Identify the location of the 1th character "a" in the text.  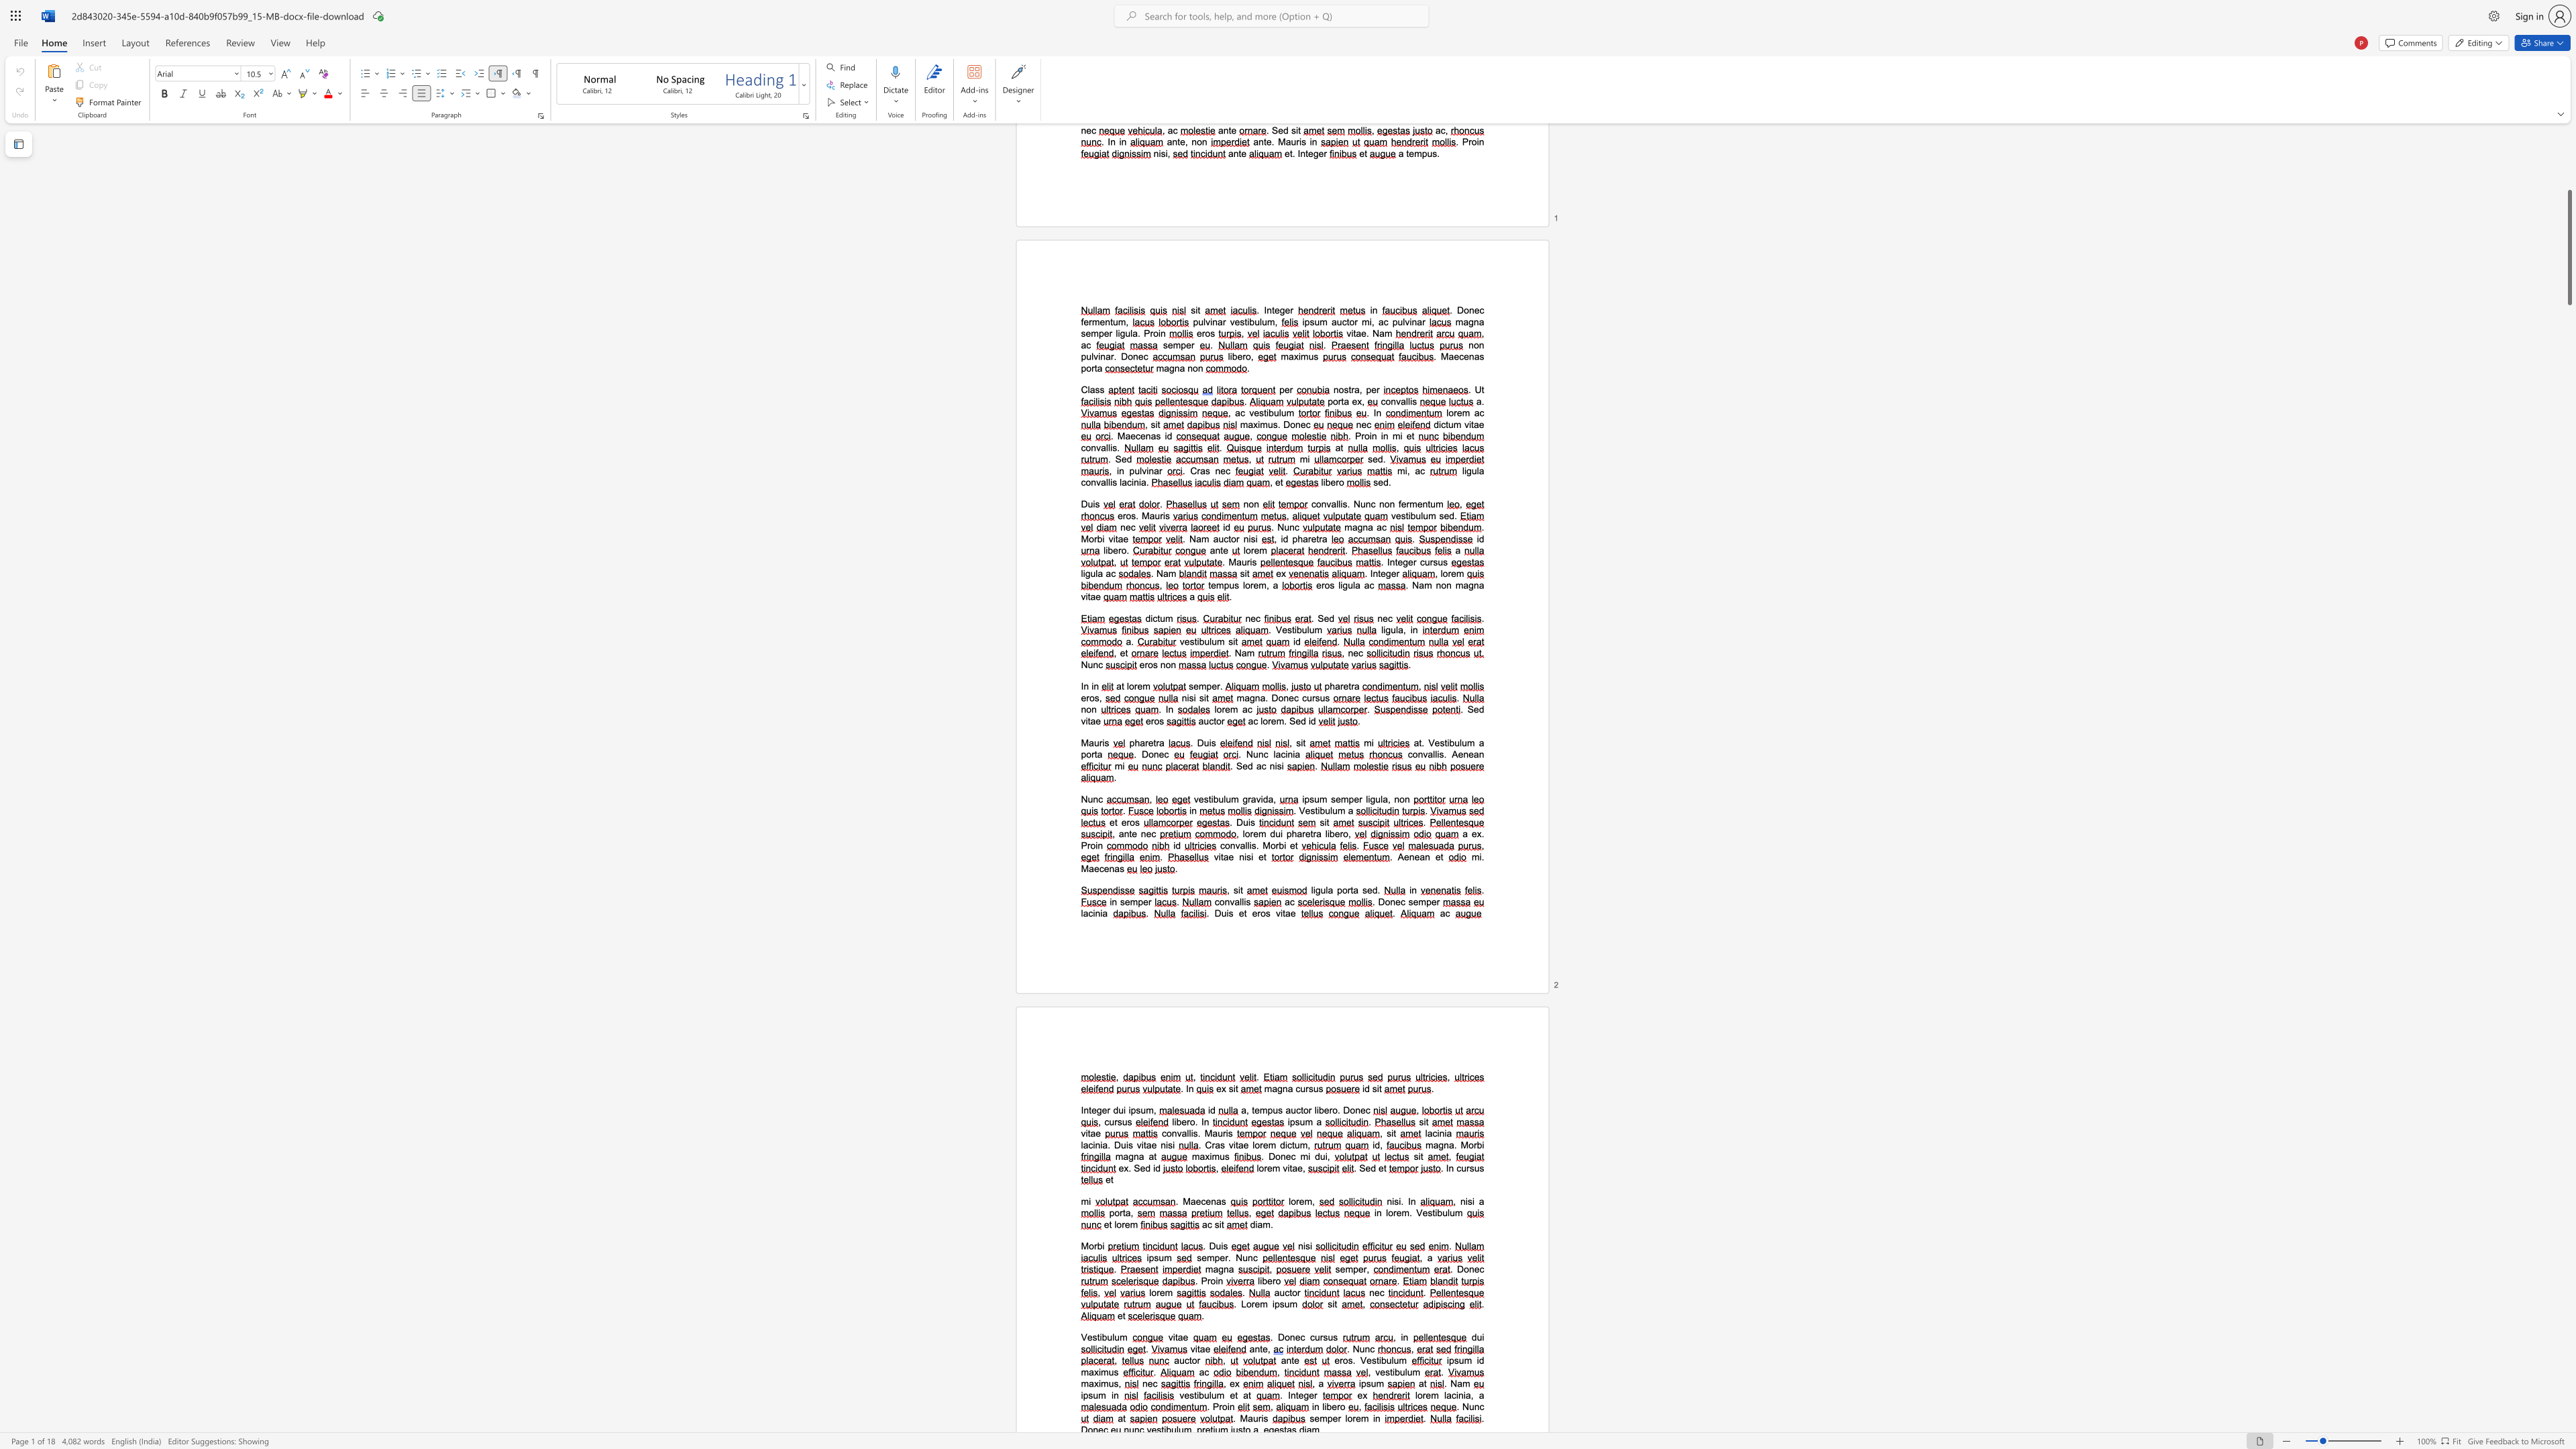
(1091, 1371).